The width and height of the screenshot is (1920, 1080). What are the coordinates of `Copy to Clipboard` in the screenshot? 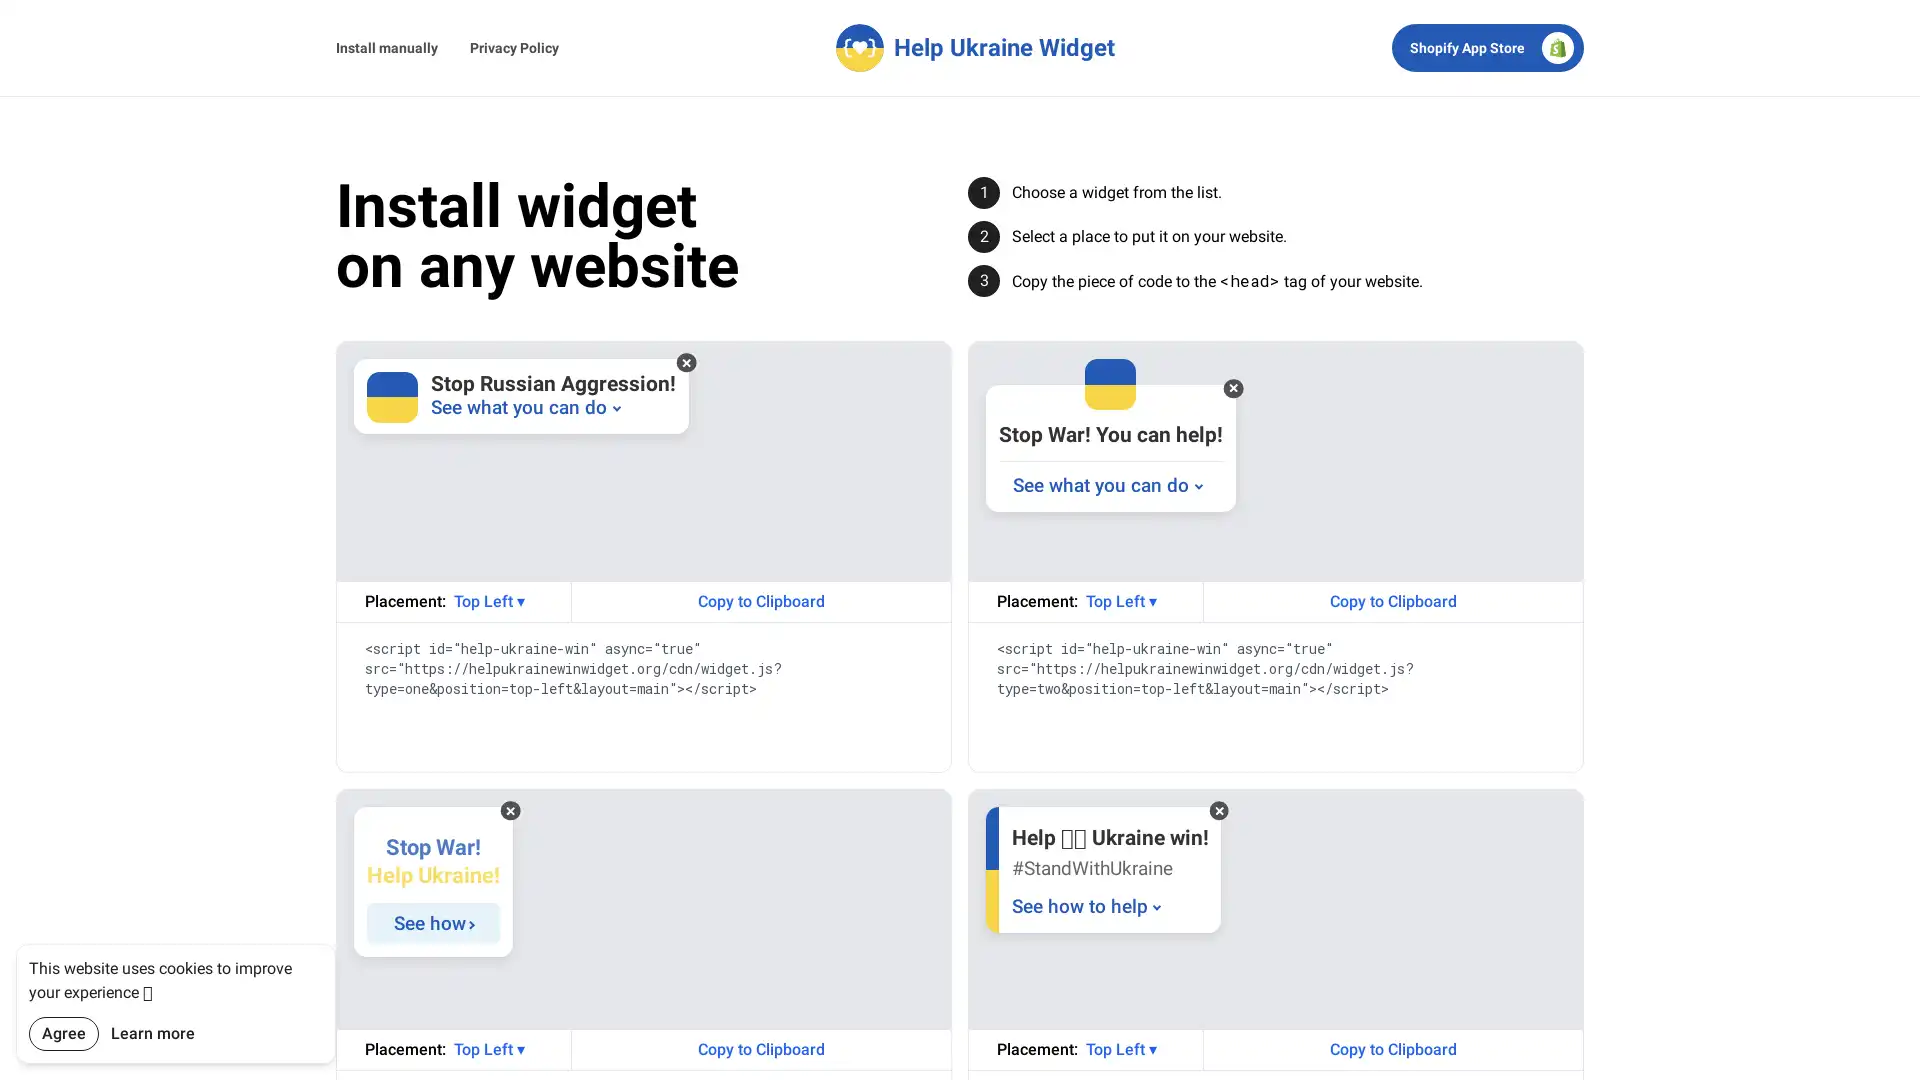 It's located at (1392, 600).